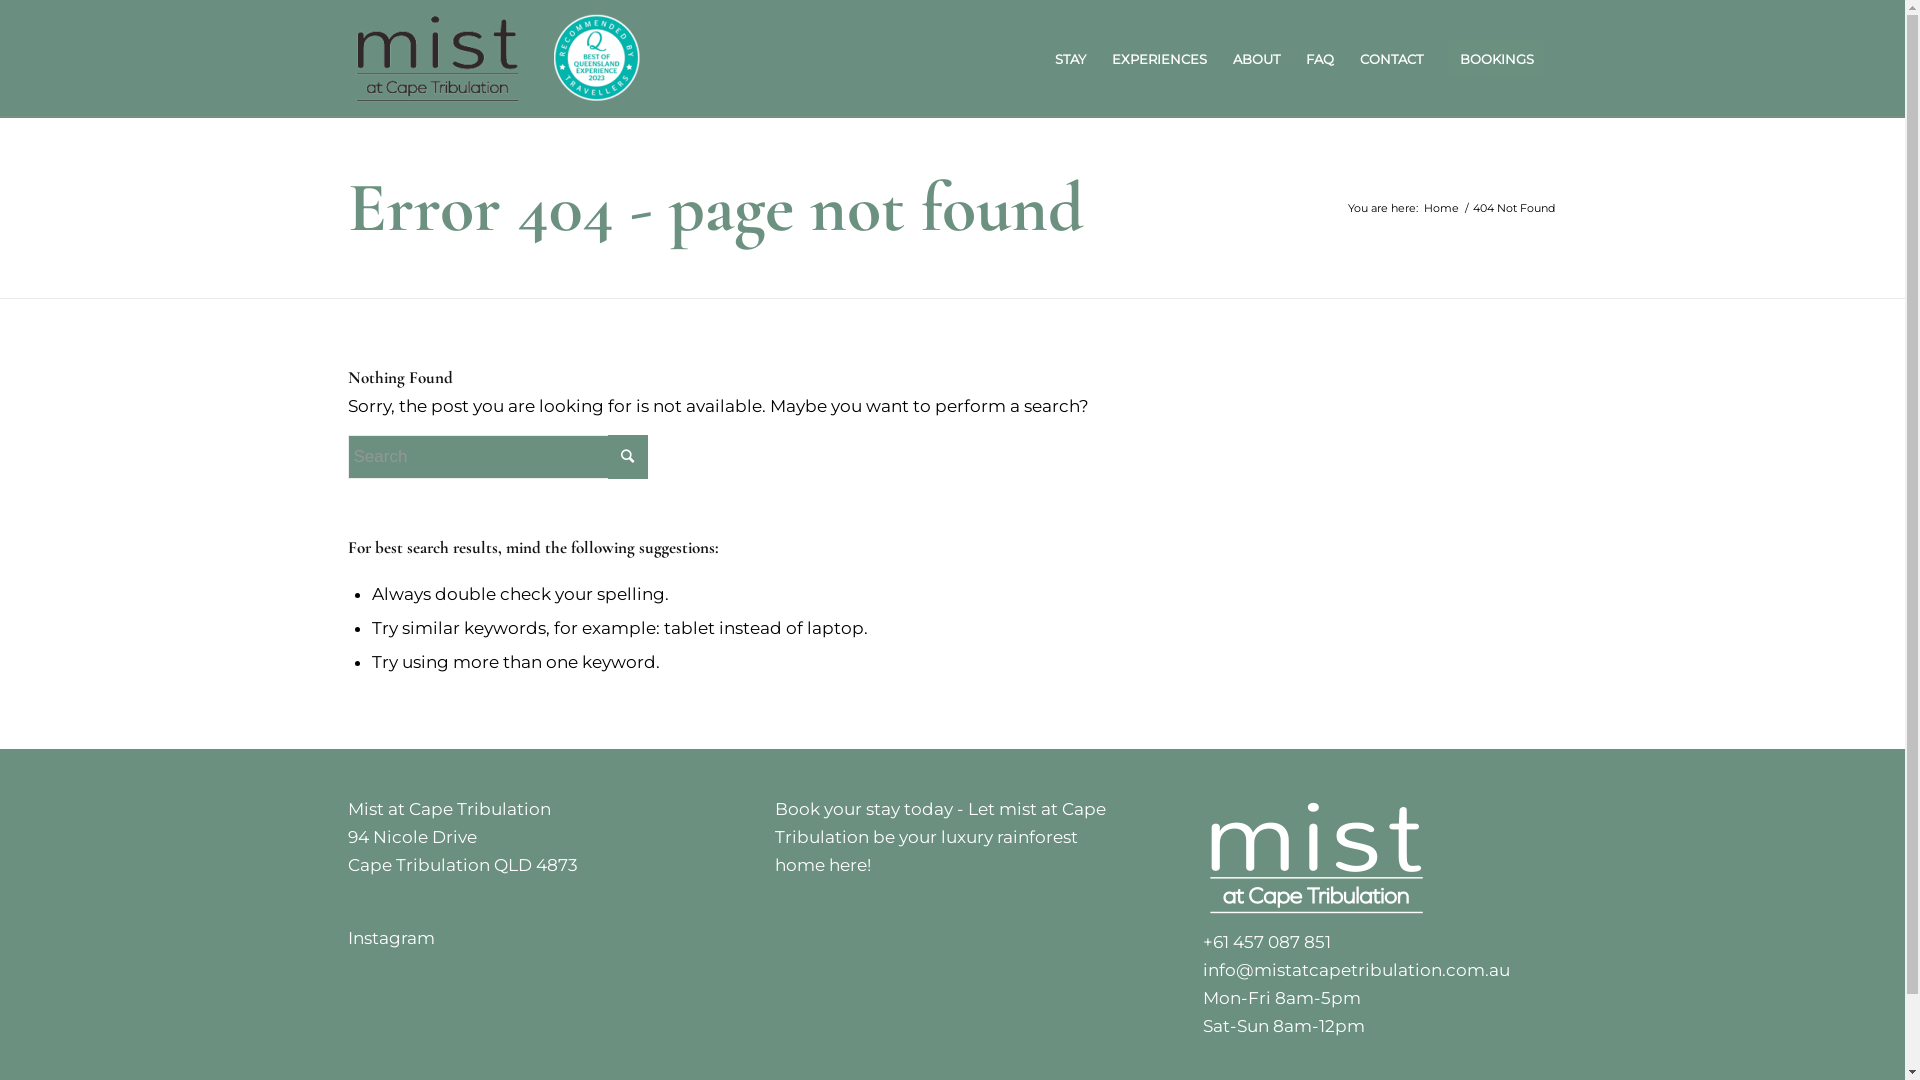 Image resolution: width=1920 pixels, height=1080 pixels. Describe the element at coordinates (391, 937) in the screenshot. I see `'Instagram'` at that location.